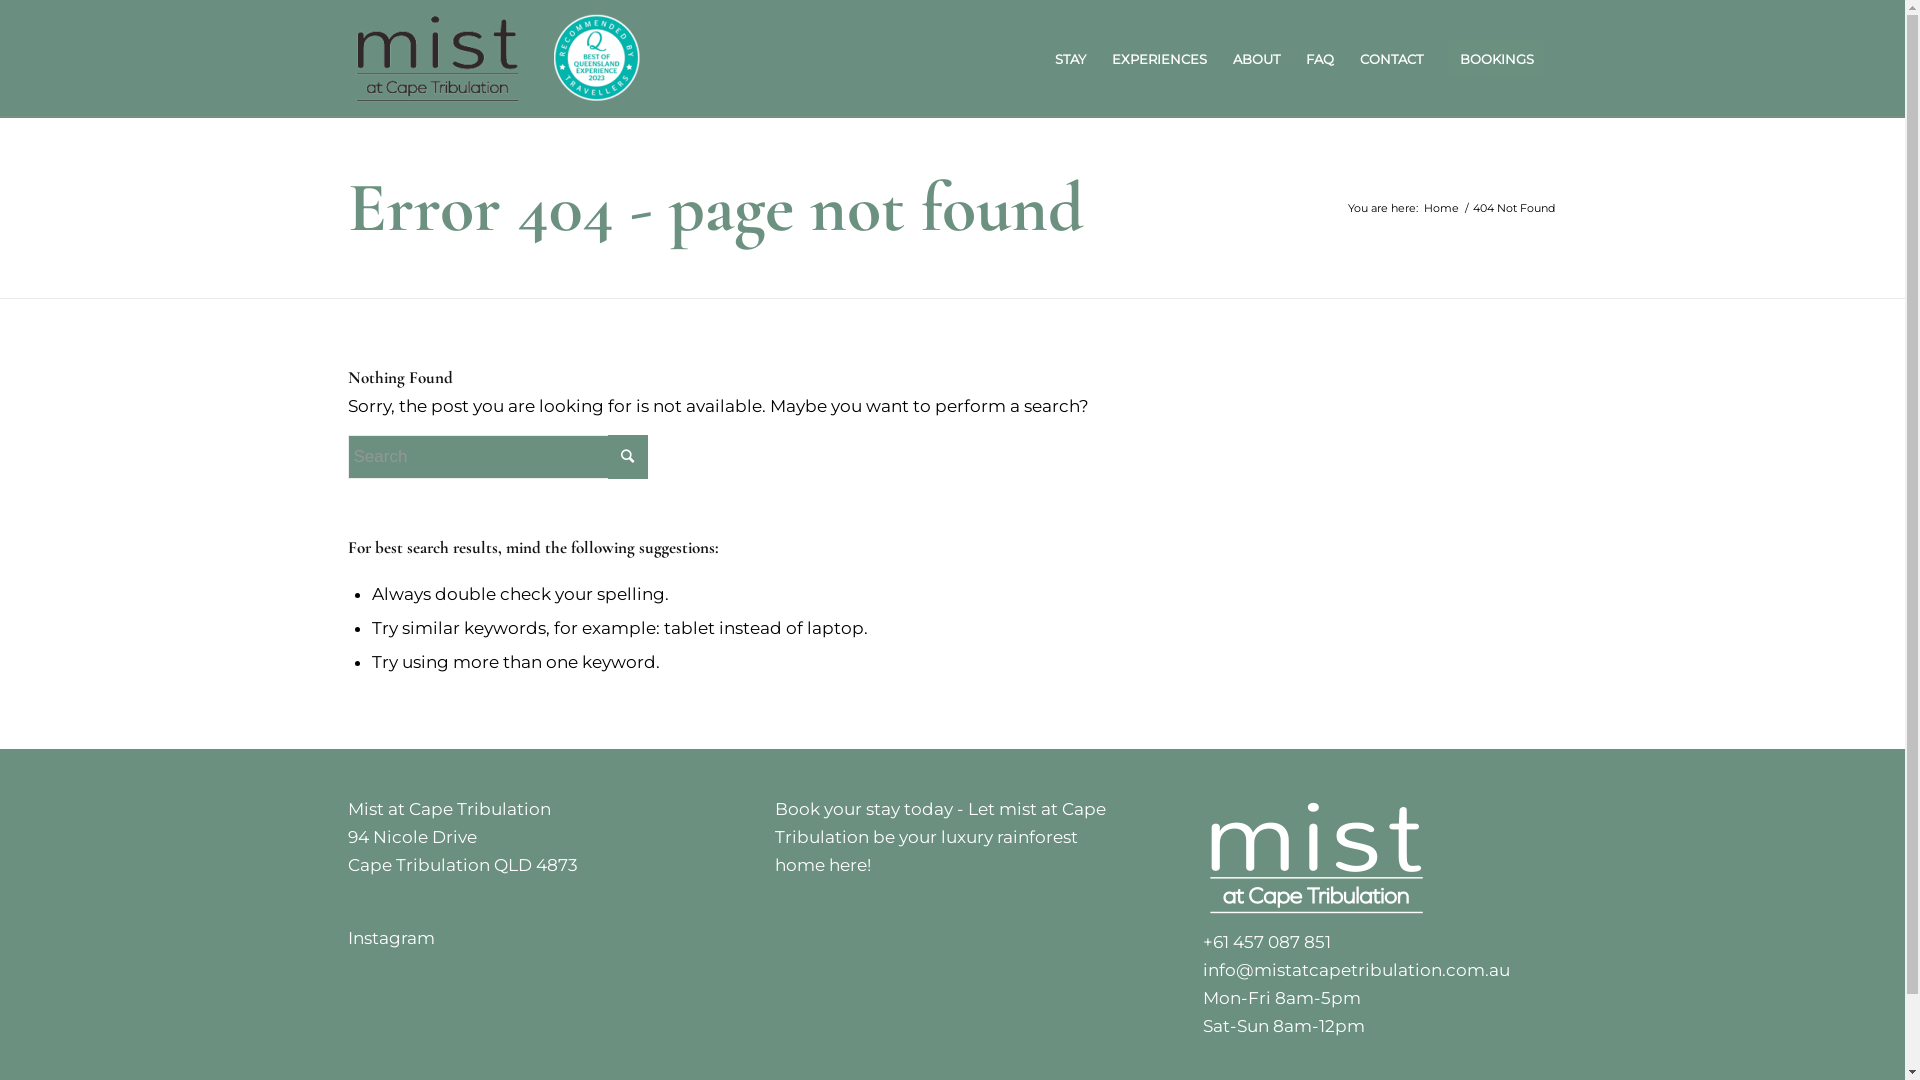 Image resolution: width=1920 pixels, height=1080 pixels. Describe the element at coordinates (391, 937) in the screenshot. I see `'Instagram'` at that location.